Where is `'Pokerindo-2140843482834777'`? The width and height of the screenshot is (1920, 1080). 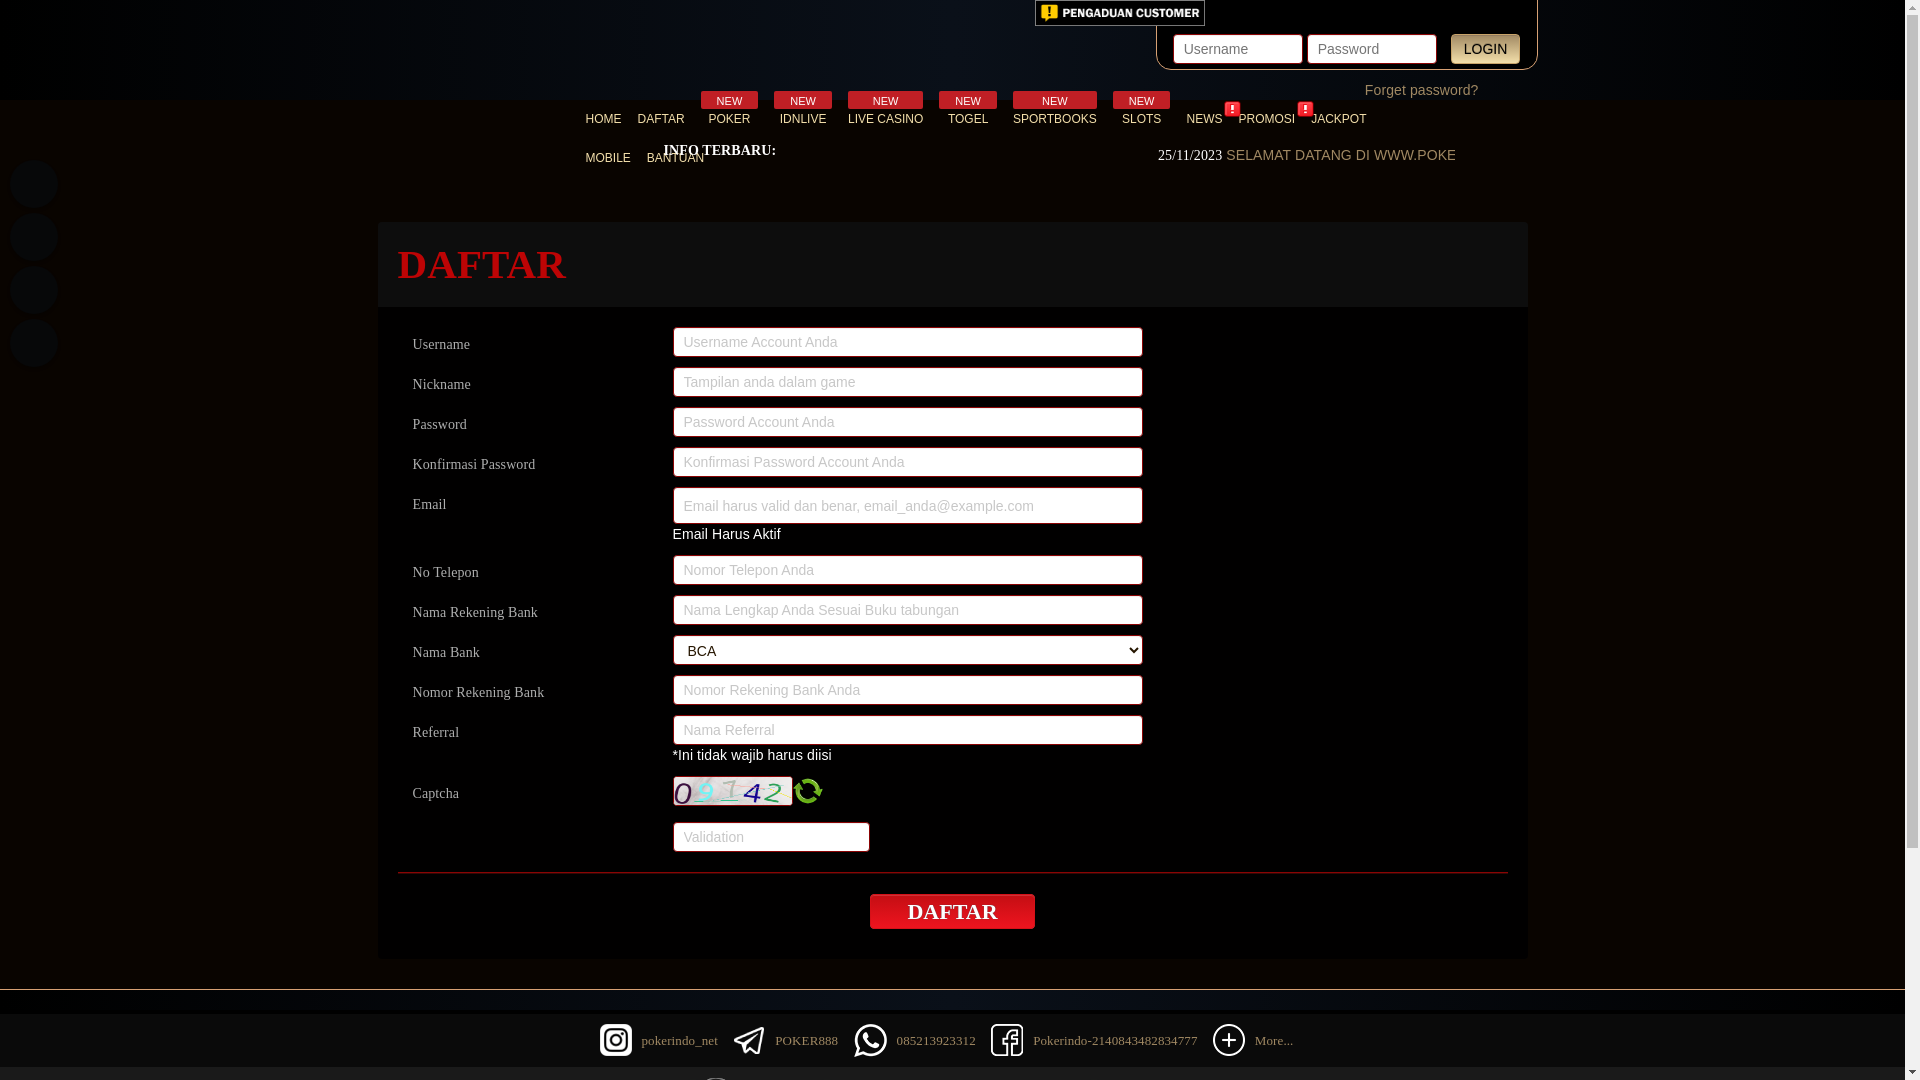 'Pokerindo-2140843482834777' is located at coordinates (1113, 1039).